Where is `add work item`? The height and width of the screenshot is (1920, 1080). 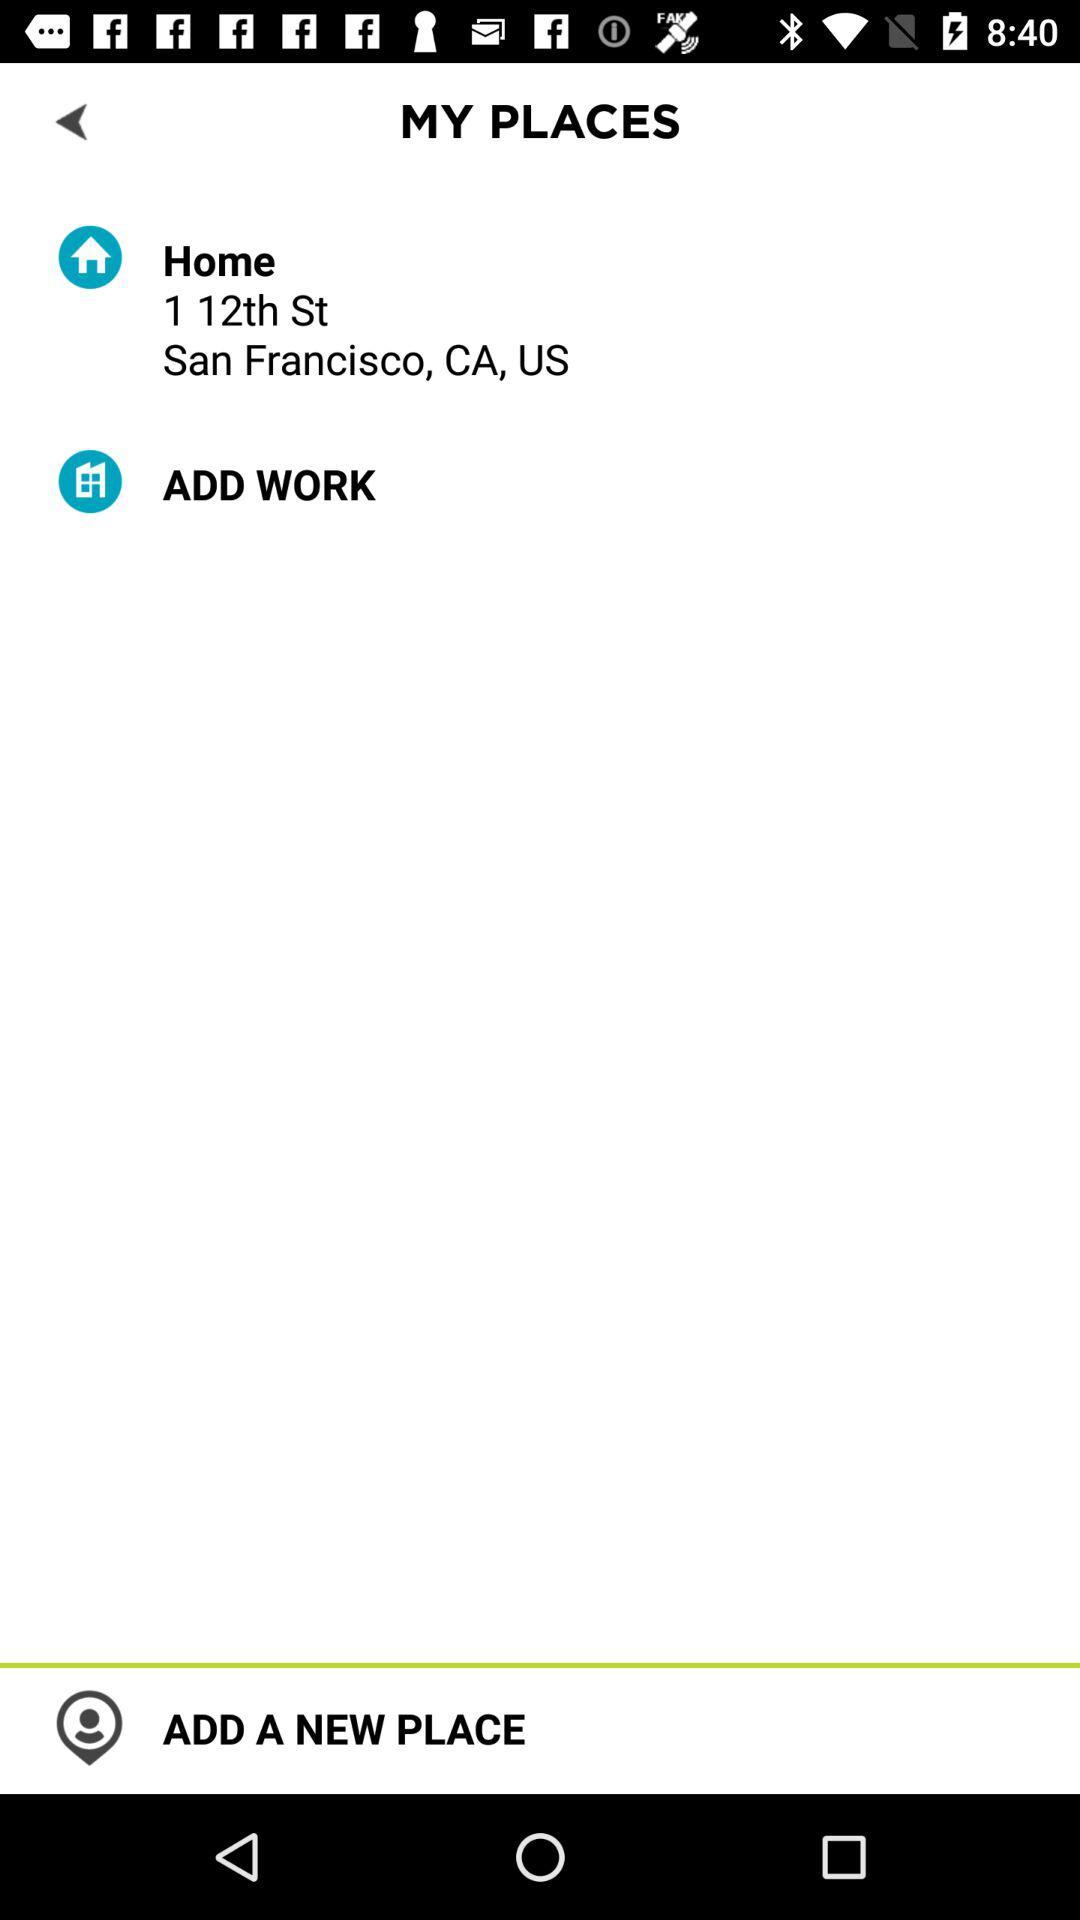
add work item is located at coordinates (268, 483).